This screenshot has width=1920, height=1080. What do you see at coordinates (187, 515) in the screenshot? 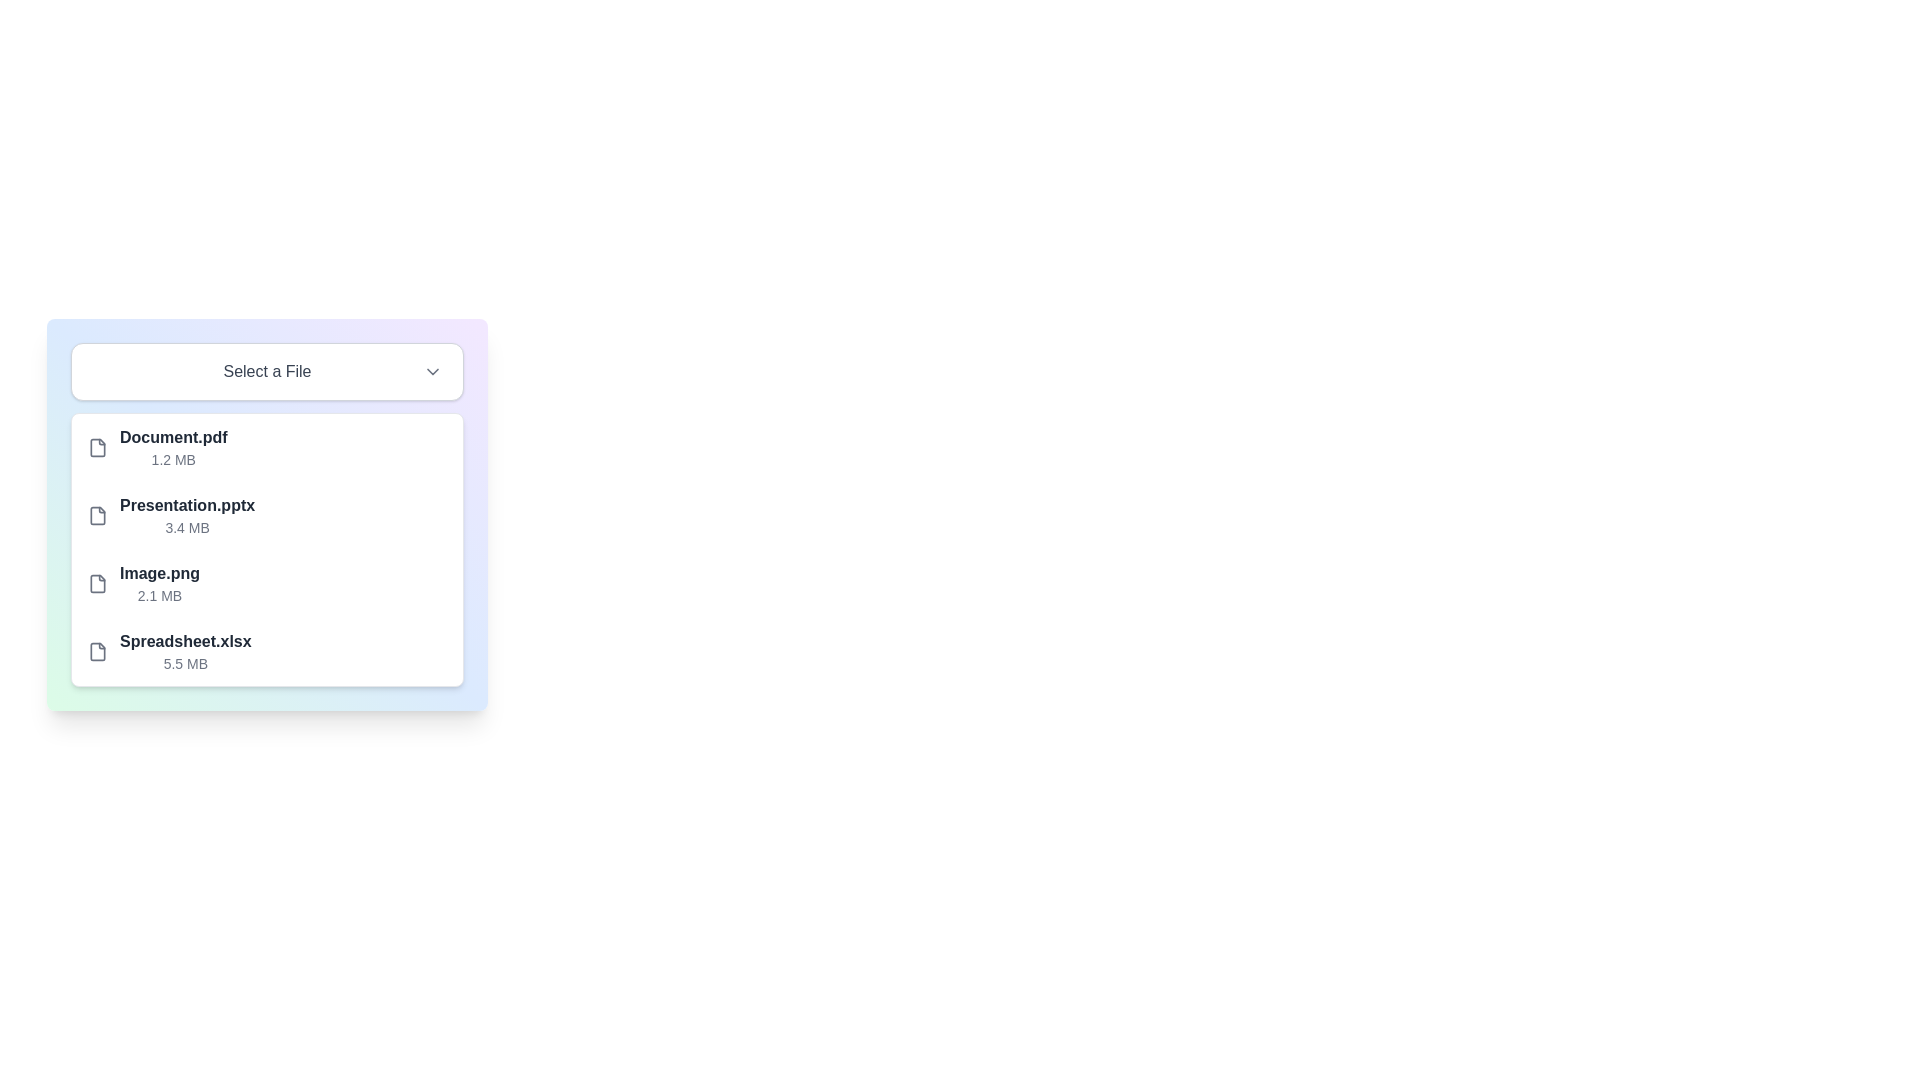
I see `the second list item displaying the file name 'Presentation.pptx'` at bounding box center [187, 515].